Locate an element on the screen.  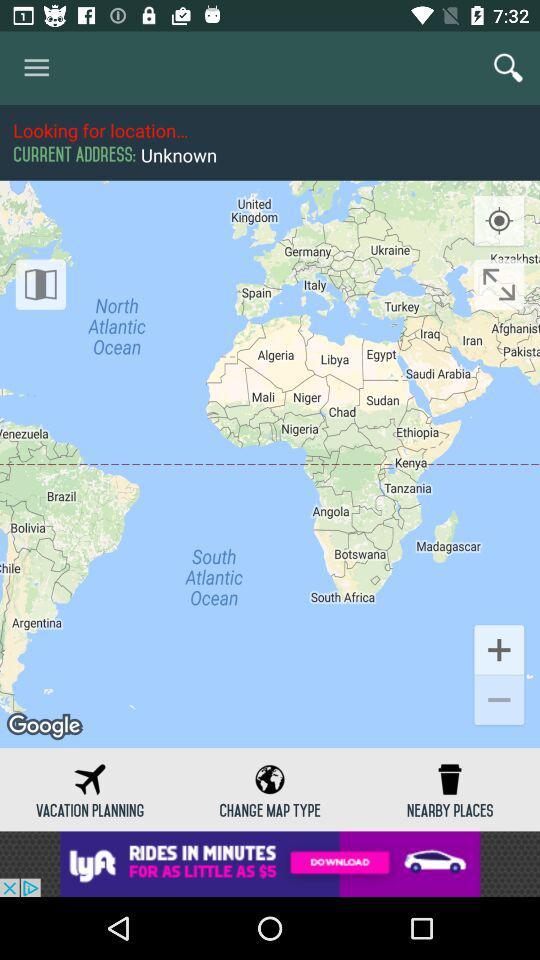
the book icon is located at coordinates (40, 283).